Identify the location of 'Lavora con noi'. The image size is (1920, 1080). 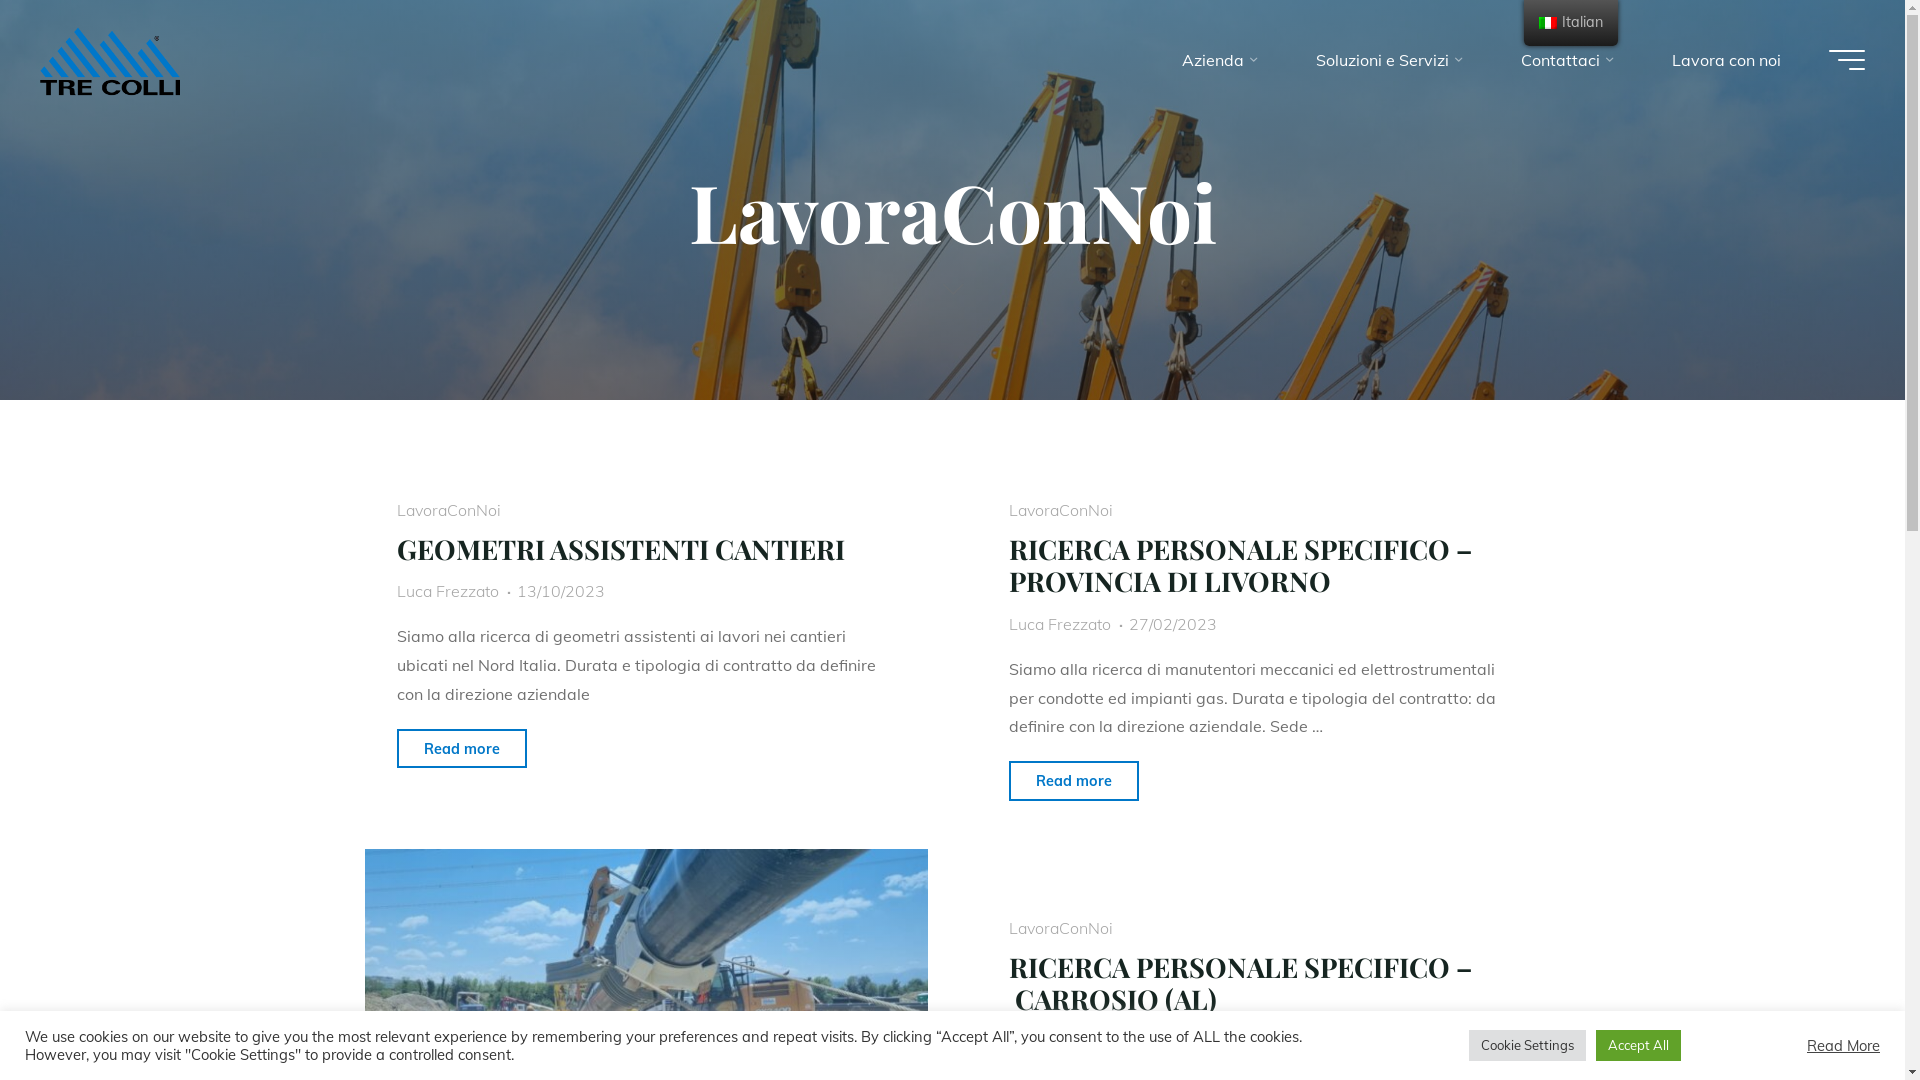
(1725, 59).